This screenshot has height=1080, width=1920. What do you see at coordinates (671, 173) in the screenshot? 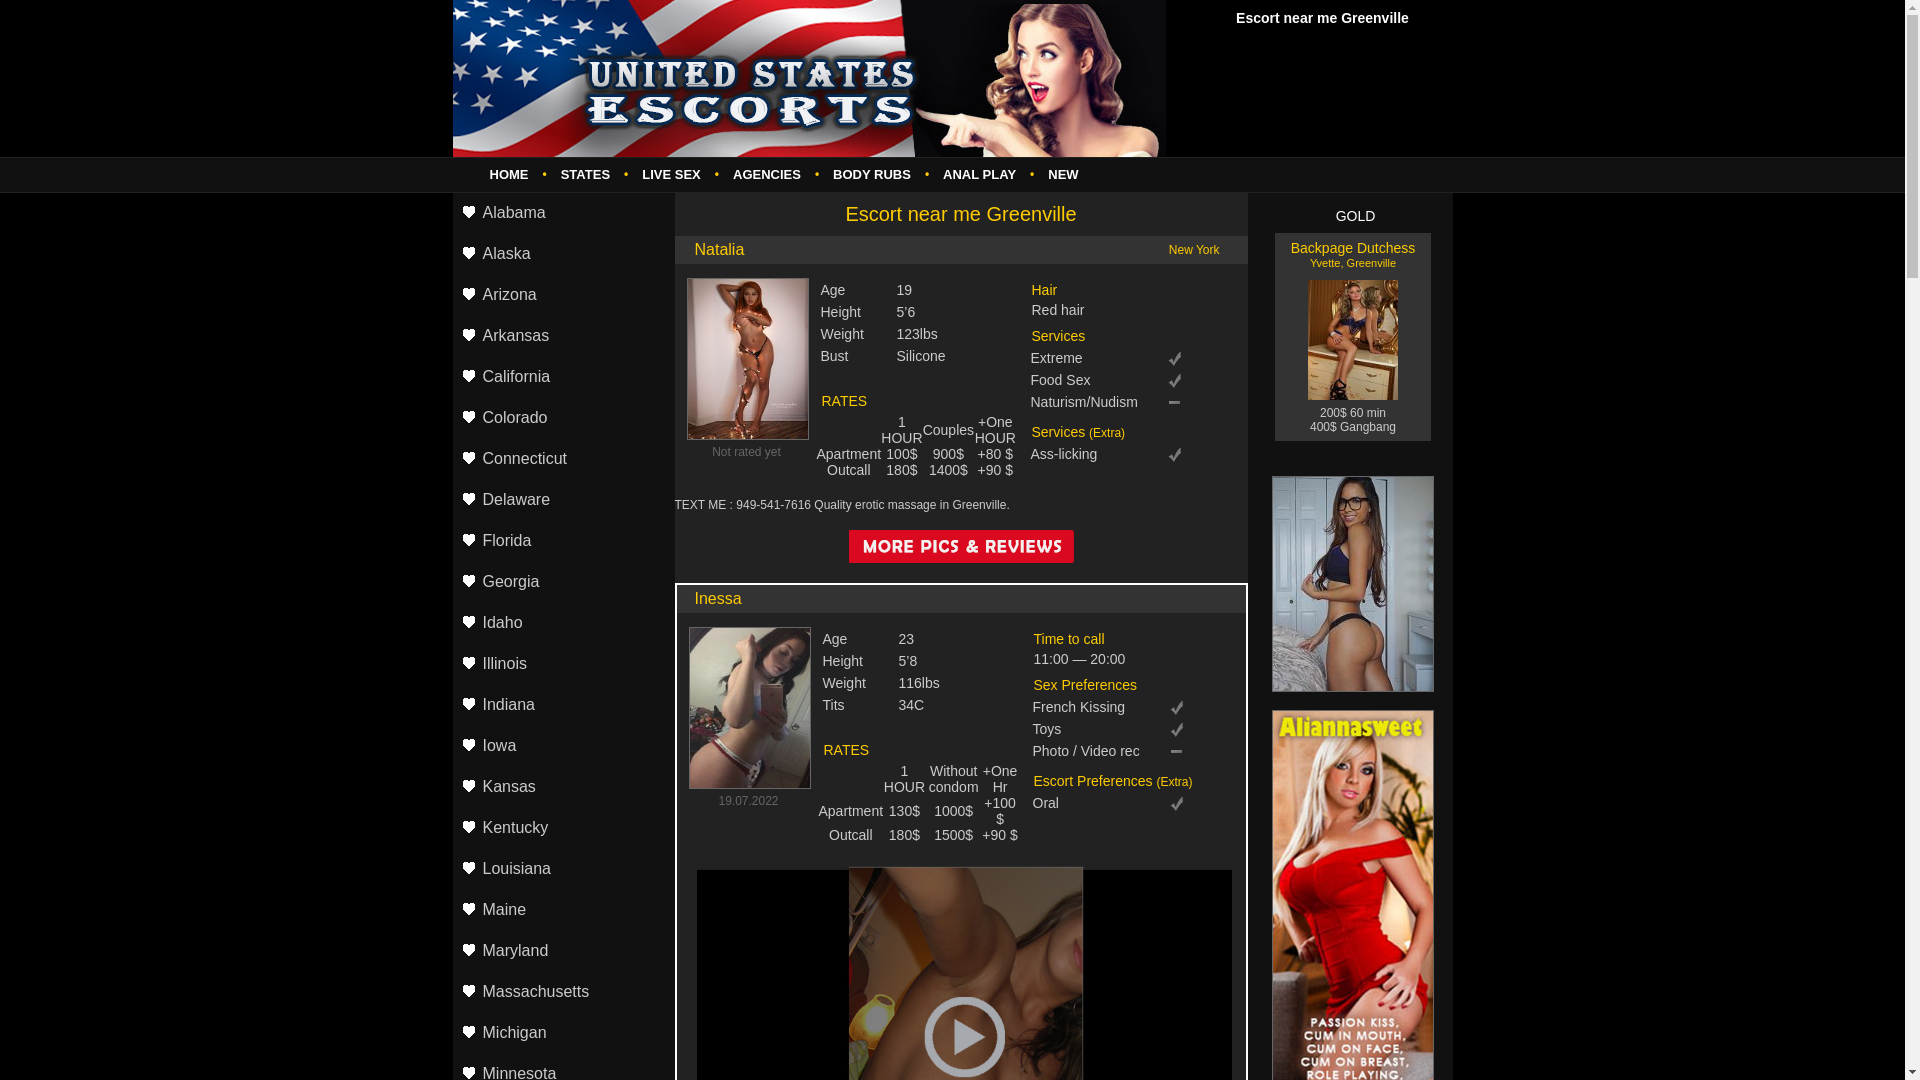
I see `'LIVE SEX'` at bounding box center [671, 173].